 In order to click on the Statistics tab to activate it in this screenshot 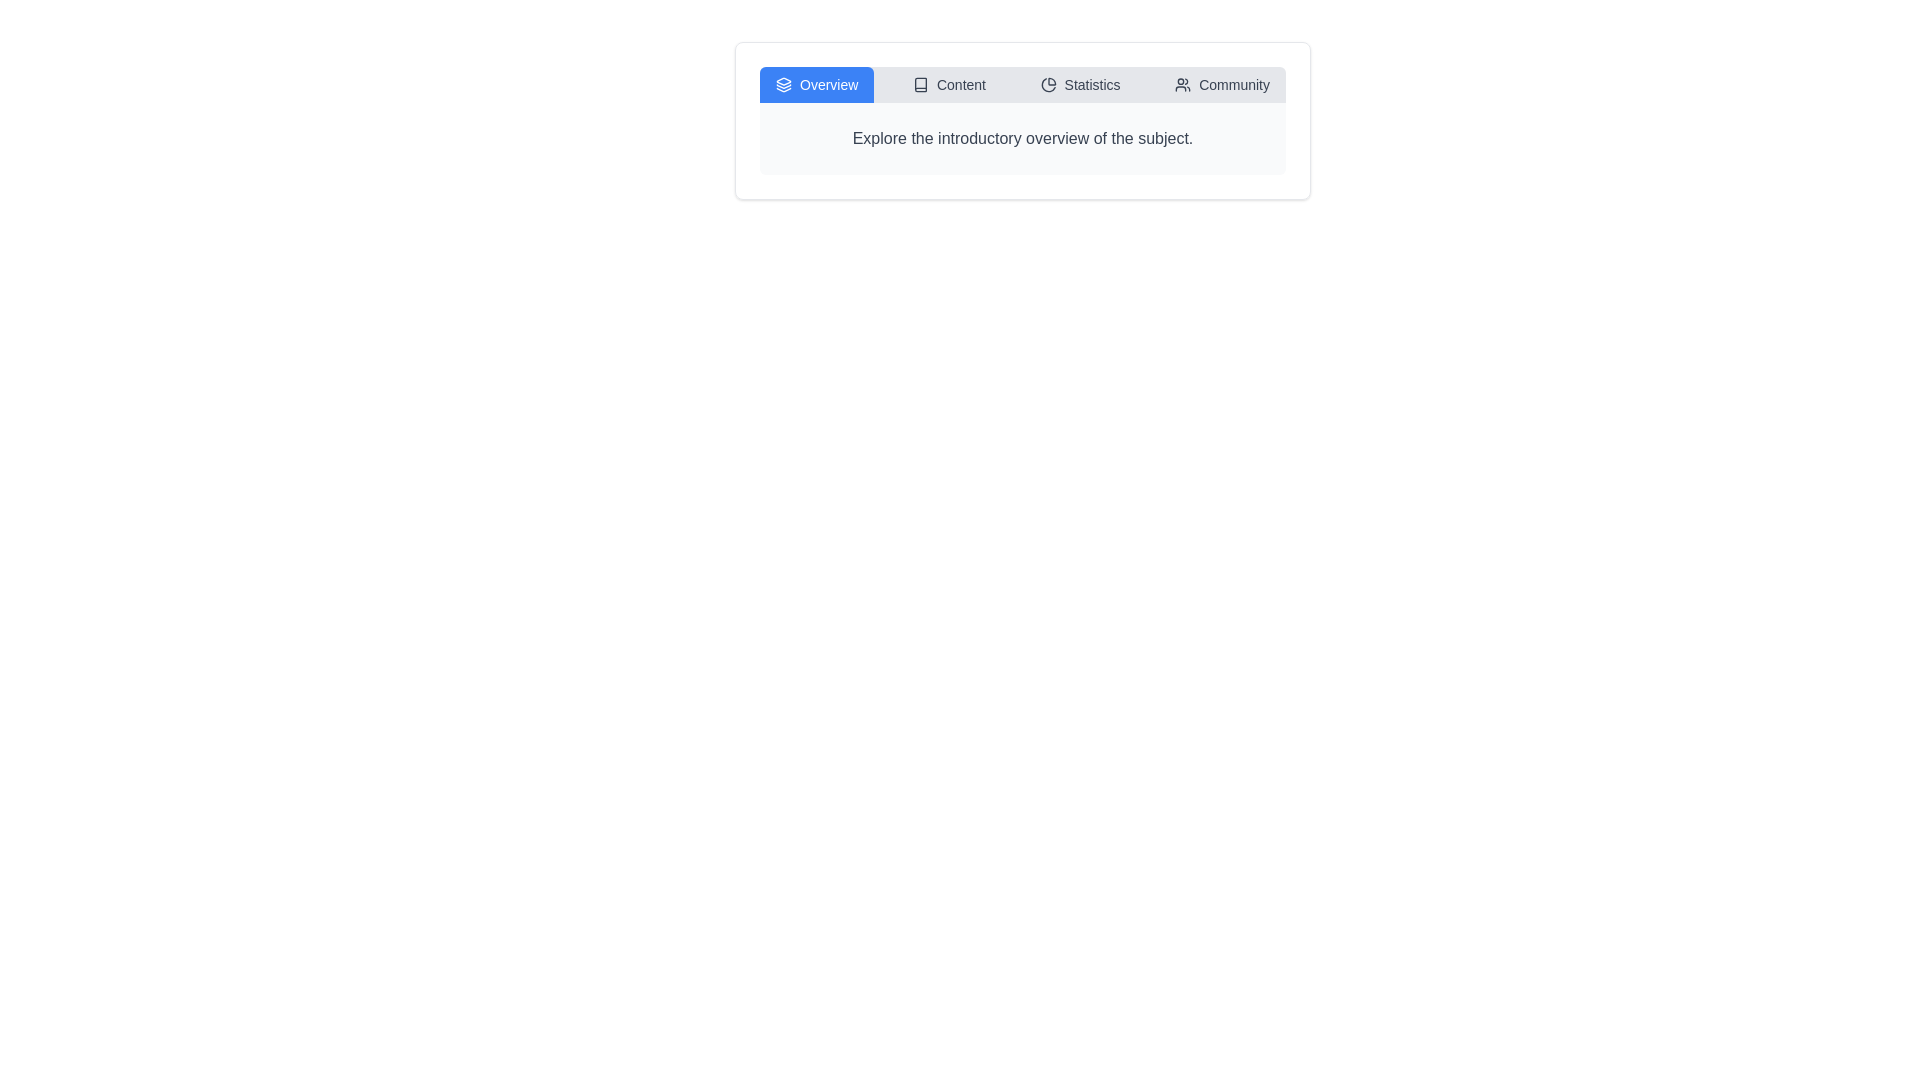, I will do `click(1079, 83)`.